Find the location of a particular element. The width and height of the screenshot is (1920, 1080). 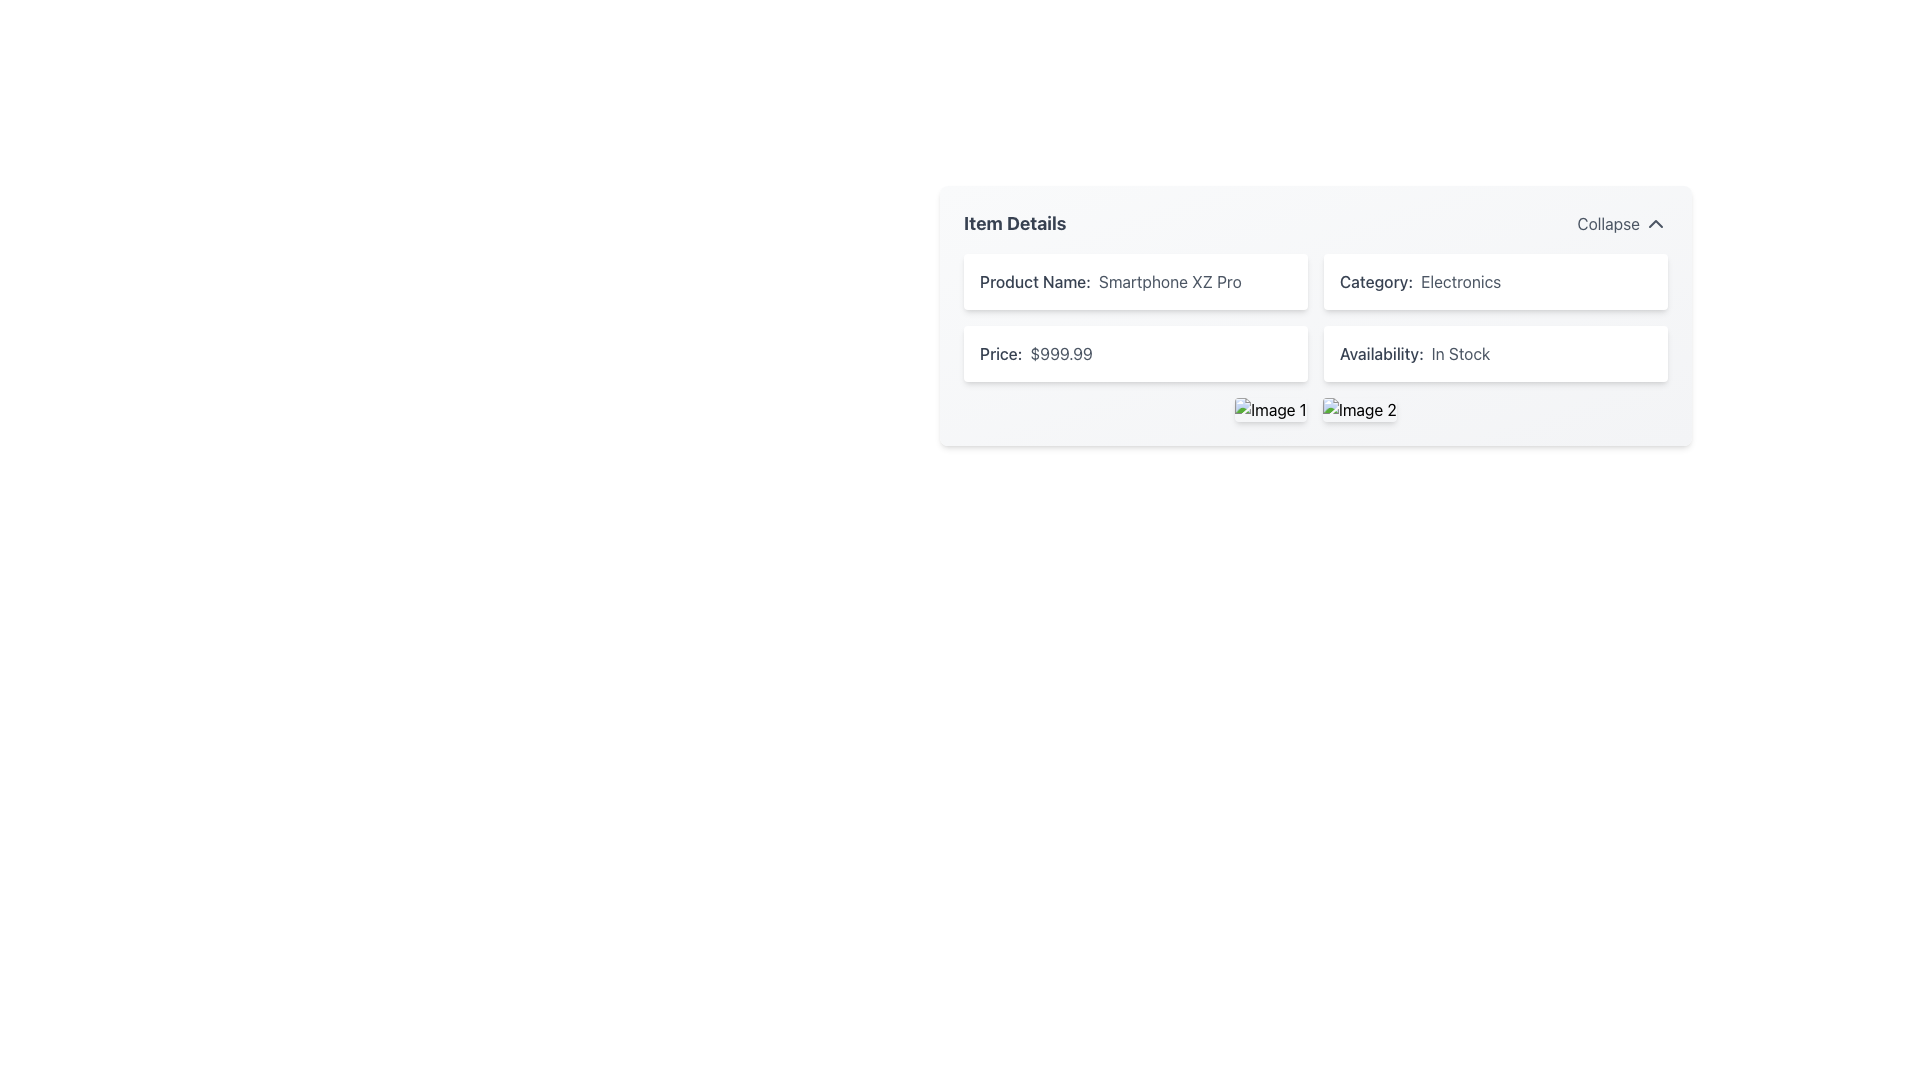

the text label 'Category:' which is styled in gray and aligned to the left, located in the third row of the product card layout is located at coordinates (1375, 281).